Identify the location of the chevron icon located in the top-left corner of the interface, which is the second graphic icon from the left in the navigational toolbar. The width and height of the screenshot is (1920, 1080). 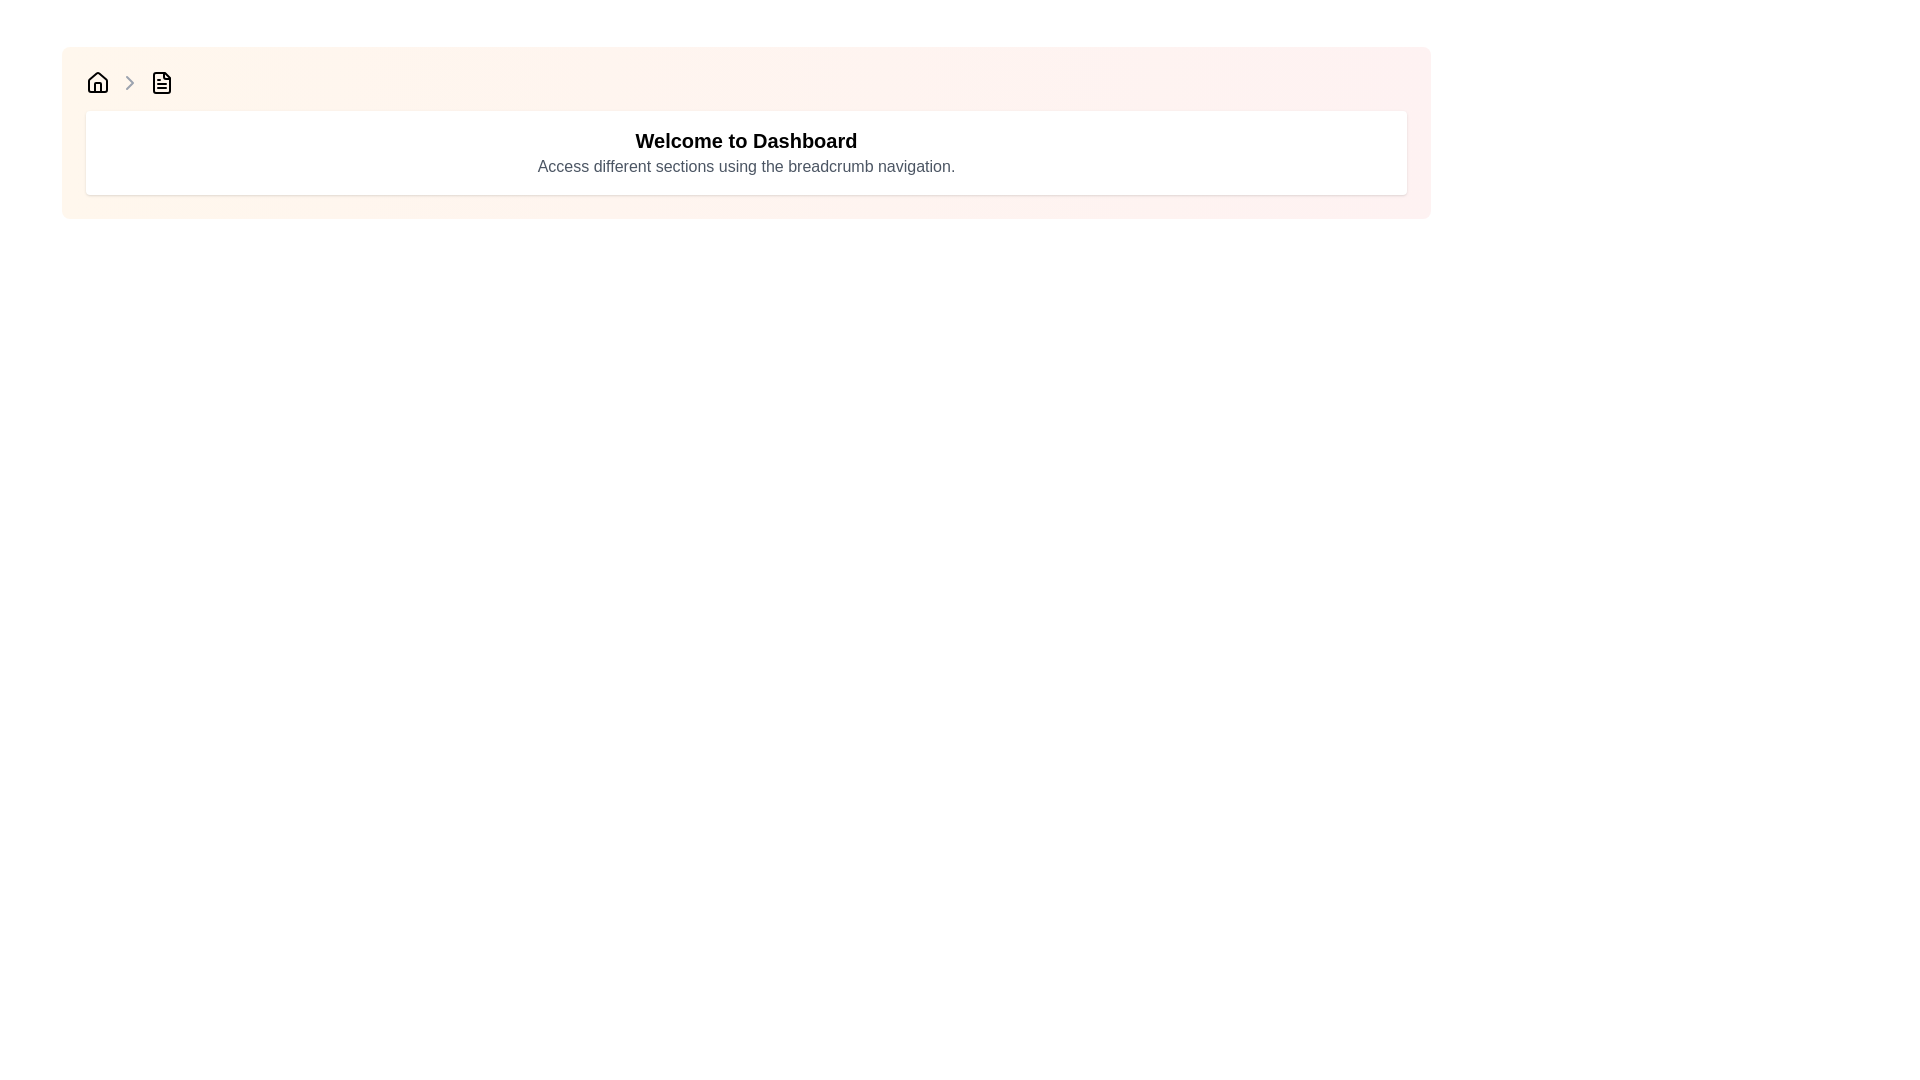
(128, 82).